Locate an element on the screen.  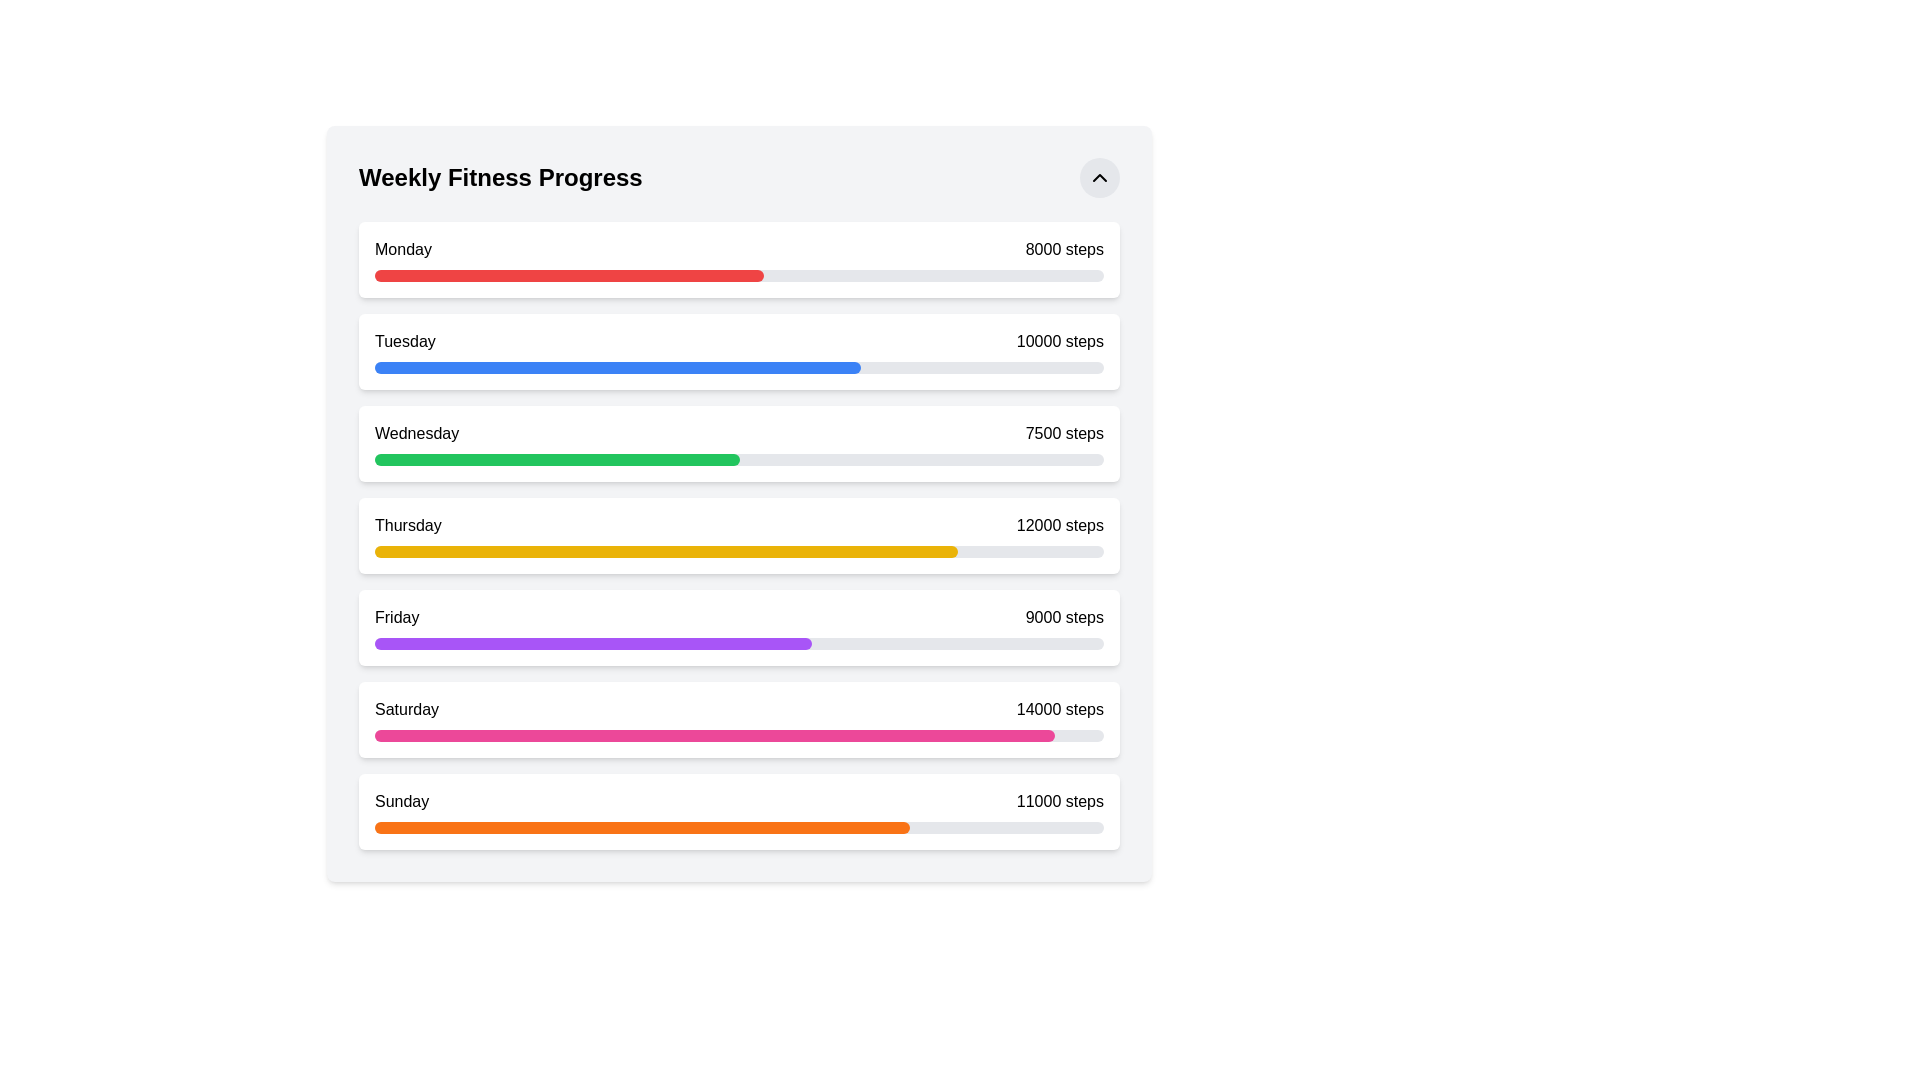
the horizontal progress bar labeled 'Monday', which has a gray background and a red foreground indicating progress is located at coordinates (738, 276).